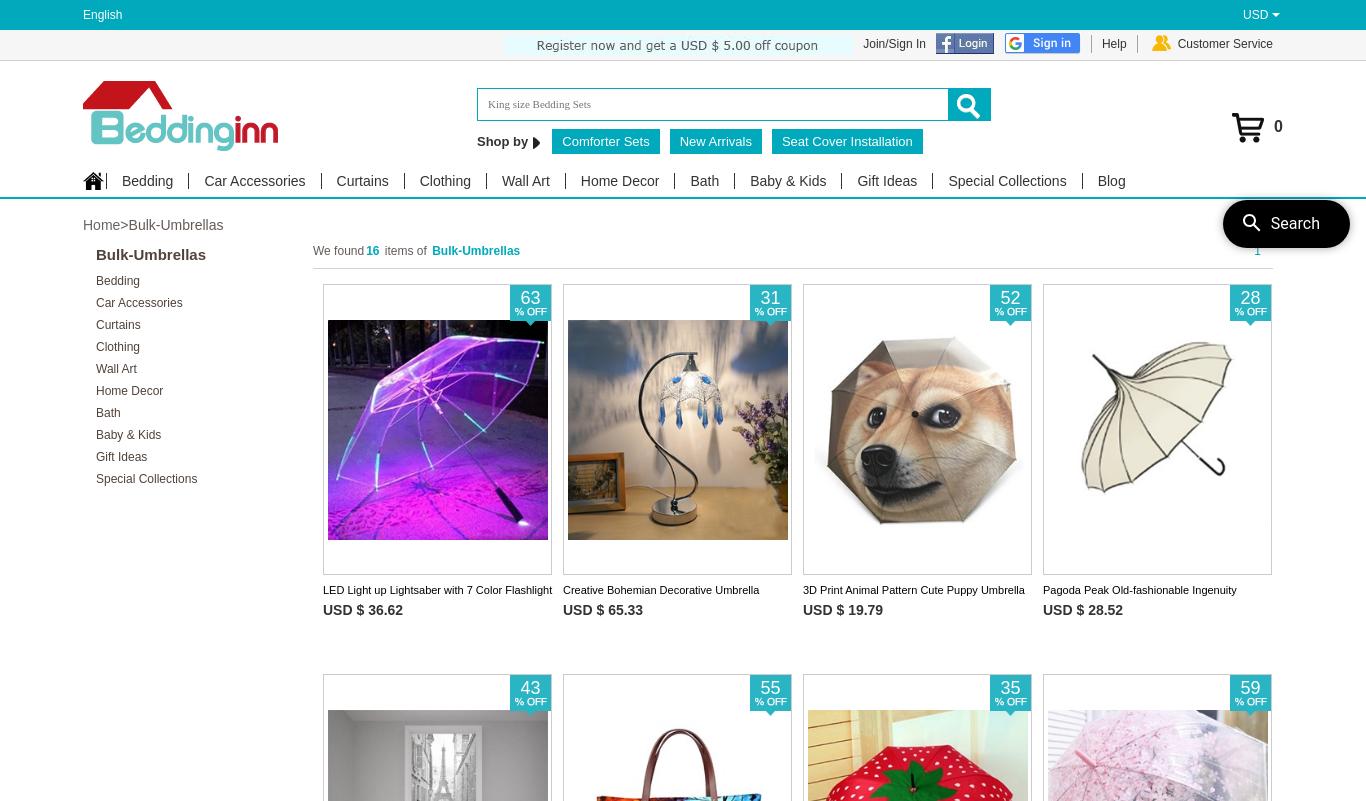 The height and width of the screenshot is (801, 1366). Describe the element at coordinates (102, 14) in the screenshot. I see `'English'` at that location.